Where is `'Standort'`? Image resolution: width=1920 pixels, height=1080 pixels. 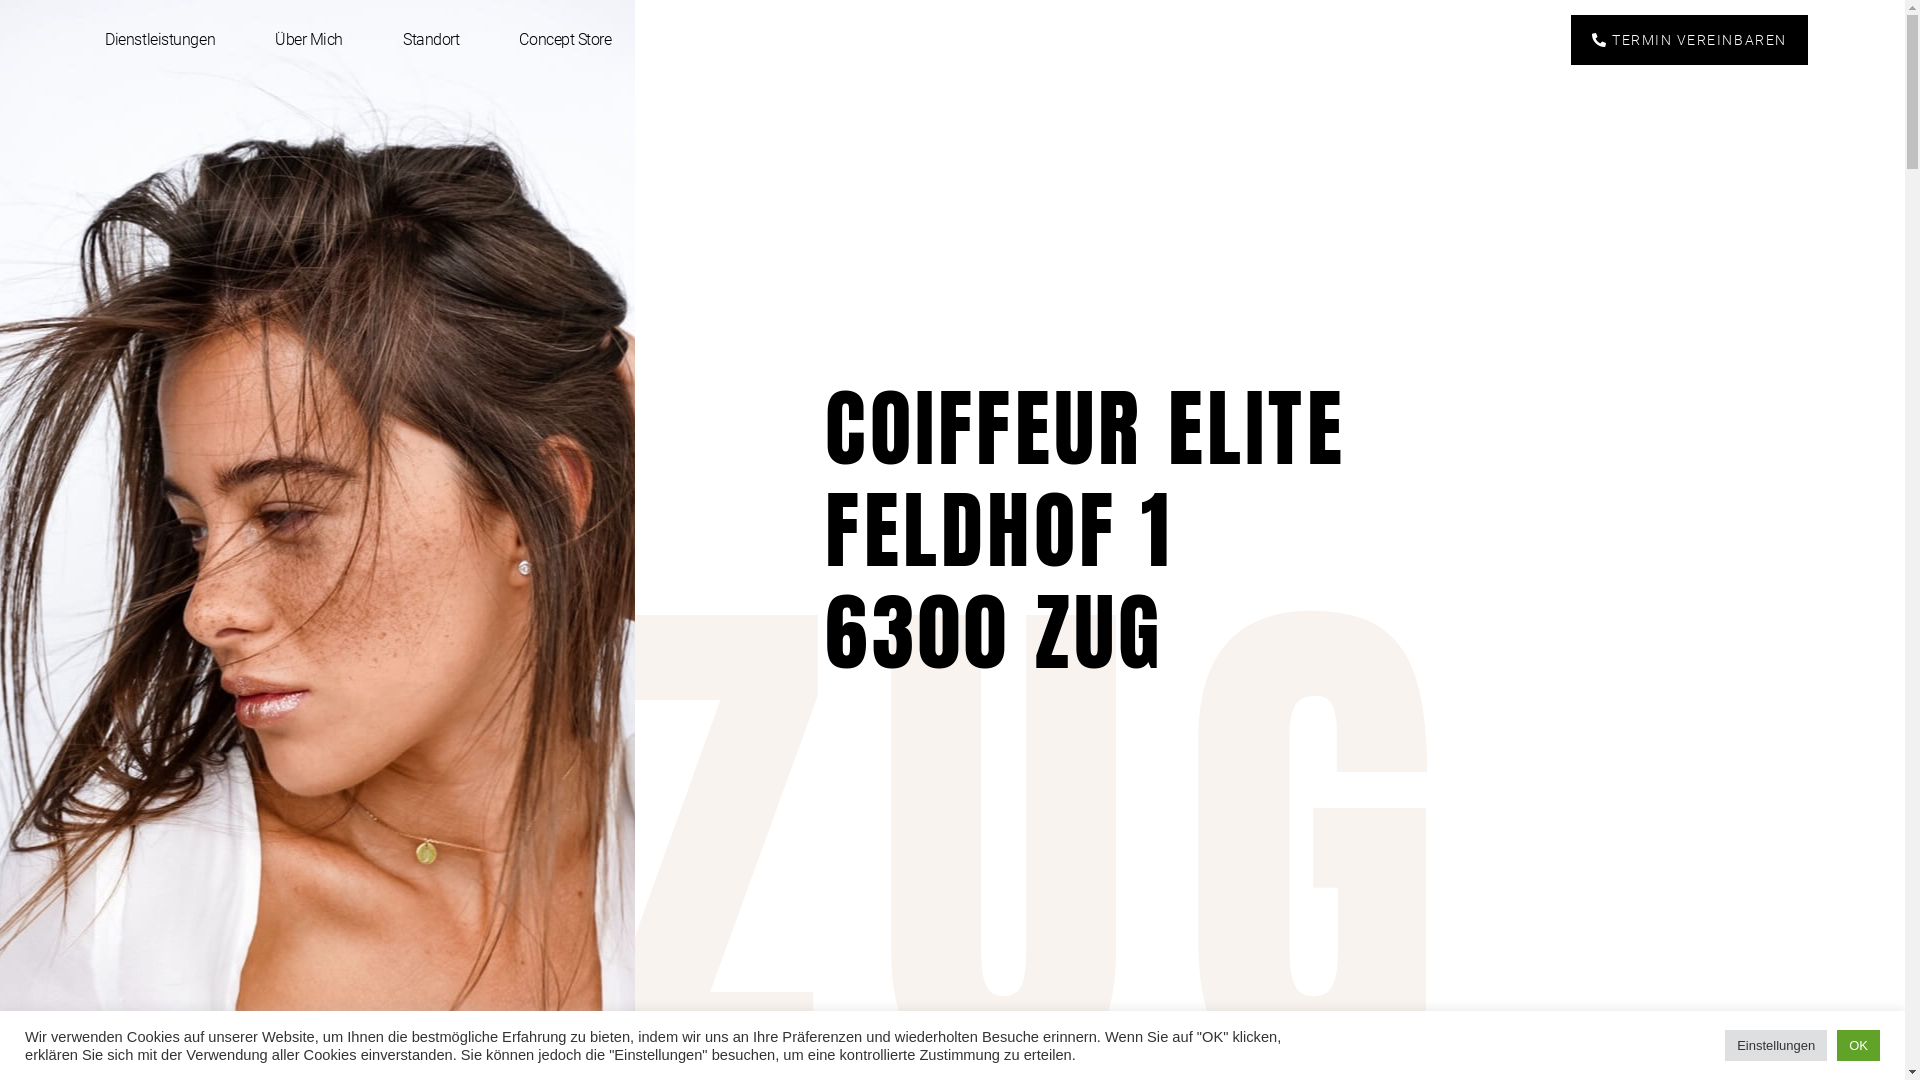
'Standort' is located at coordinates (430, 39).